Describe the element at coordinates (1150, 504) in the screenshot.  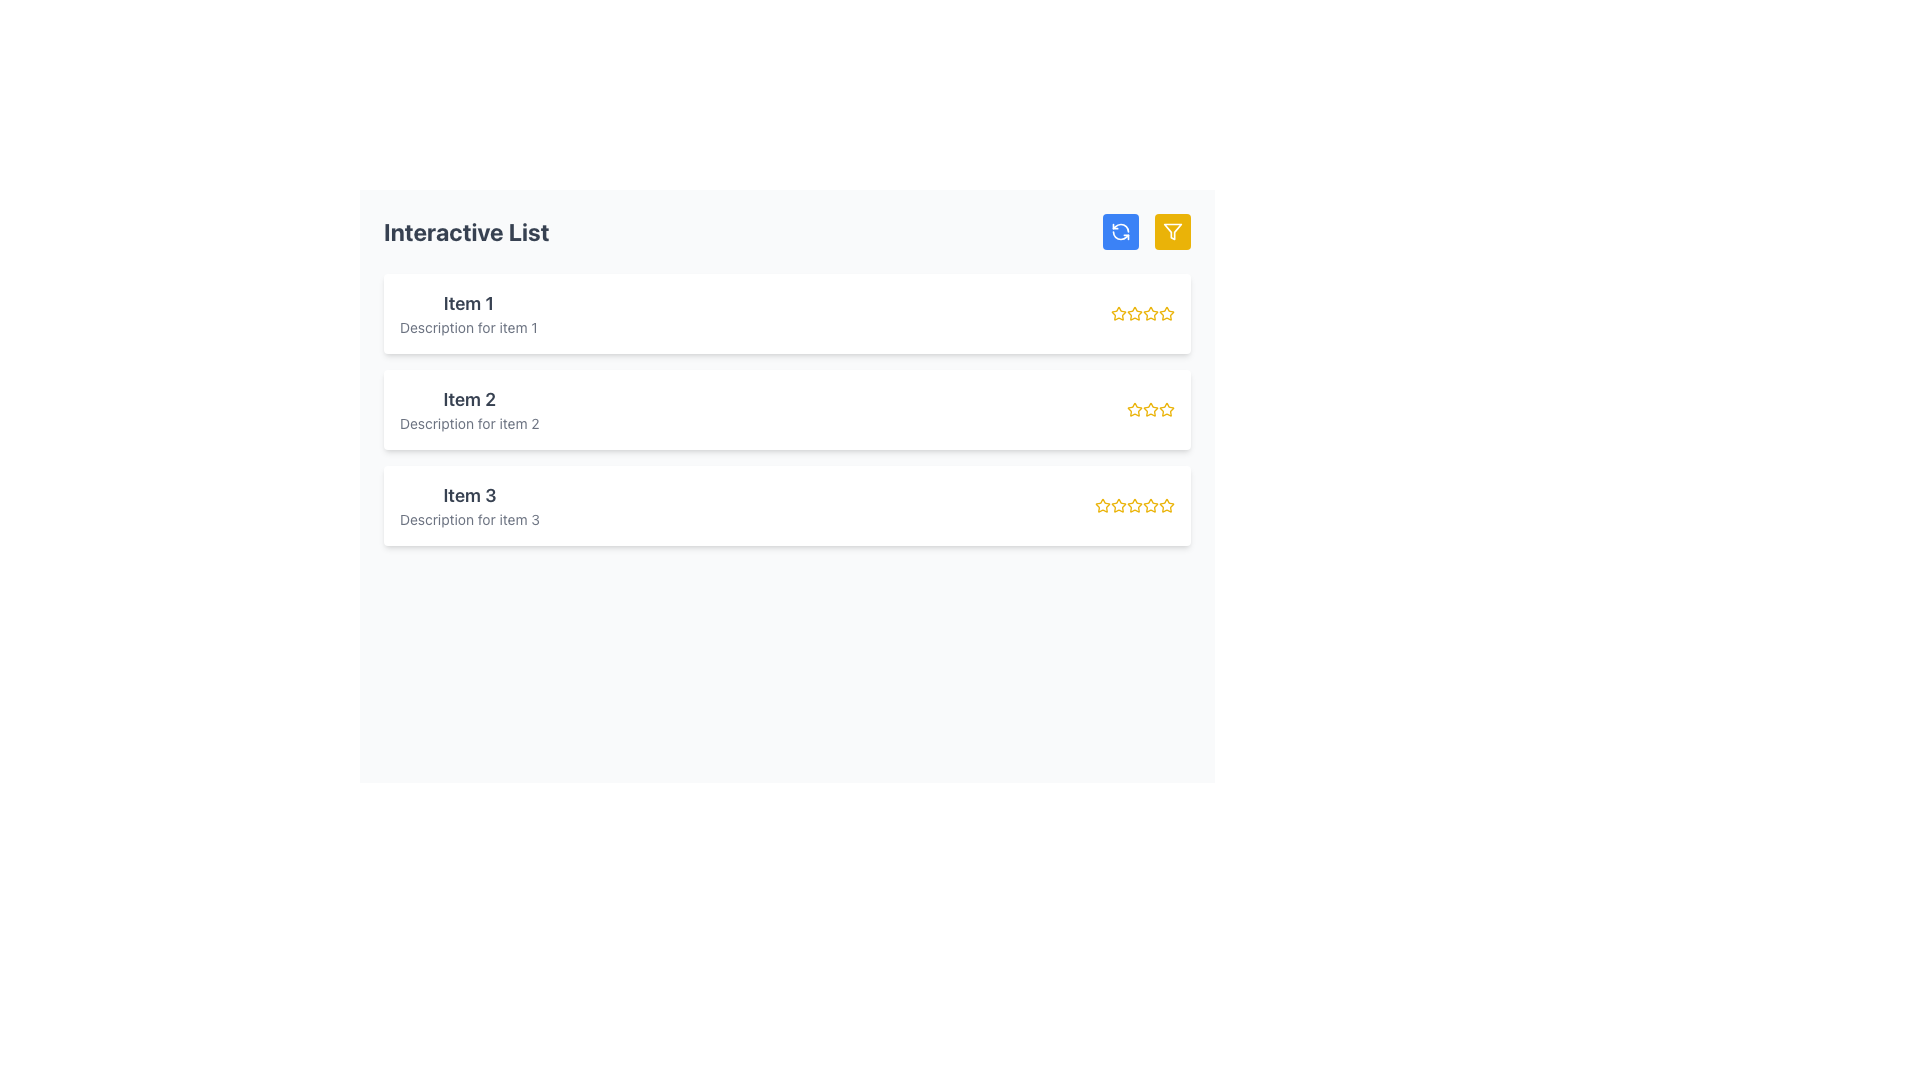
I see `the fourth yellow rating star icon with a white outline, which is part of the rating section for the third item in a vertical list of content cards` at that location.